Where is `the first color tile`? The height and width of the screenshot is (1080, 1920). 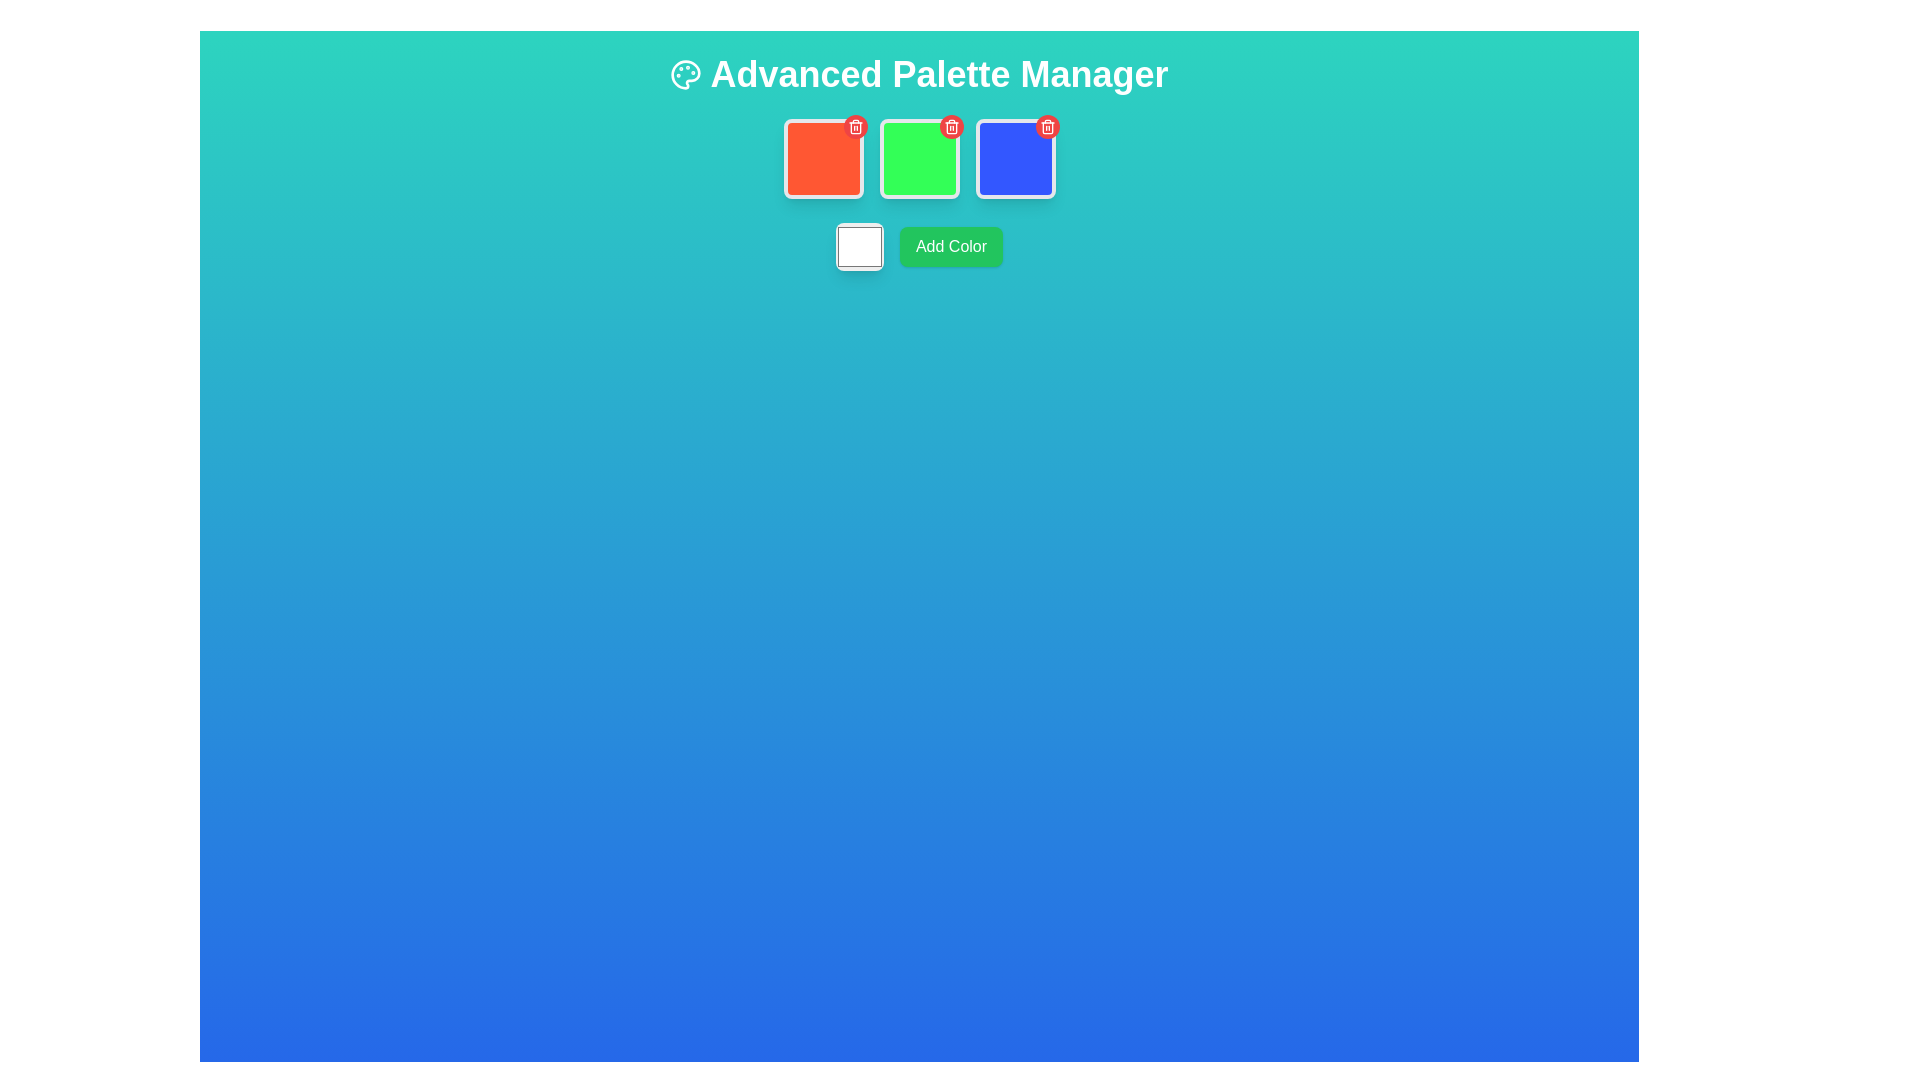 the first color tile is located at coordinates (823, 157).